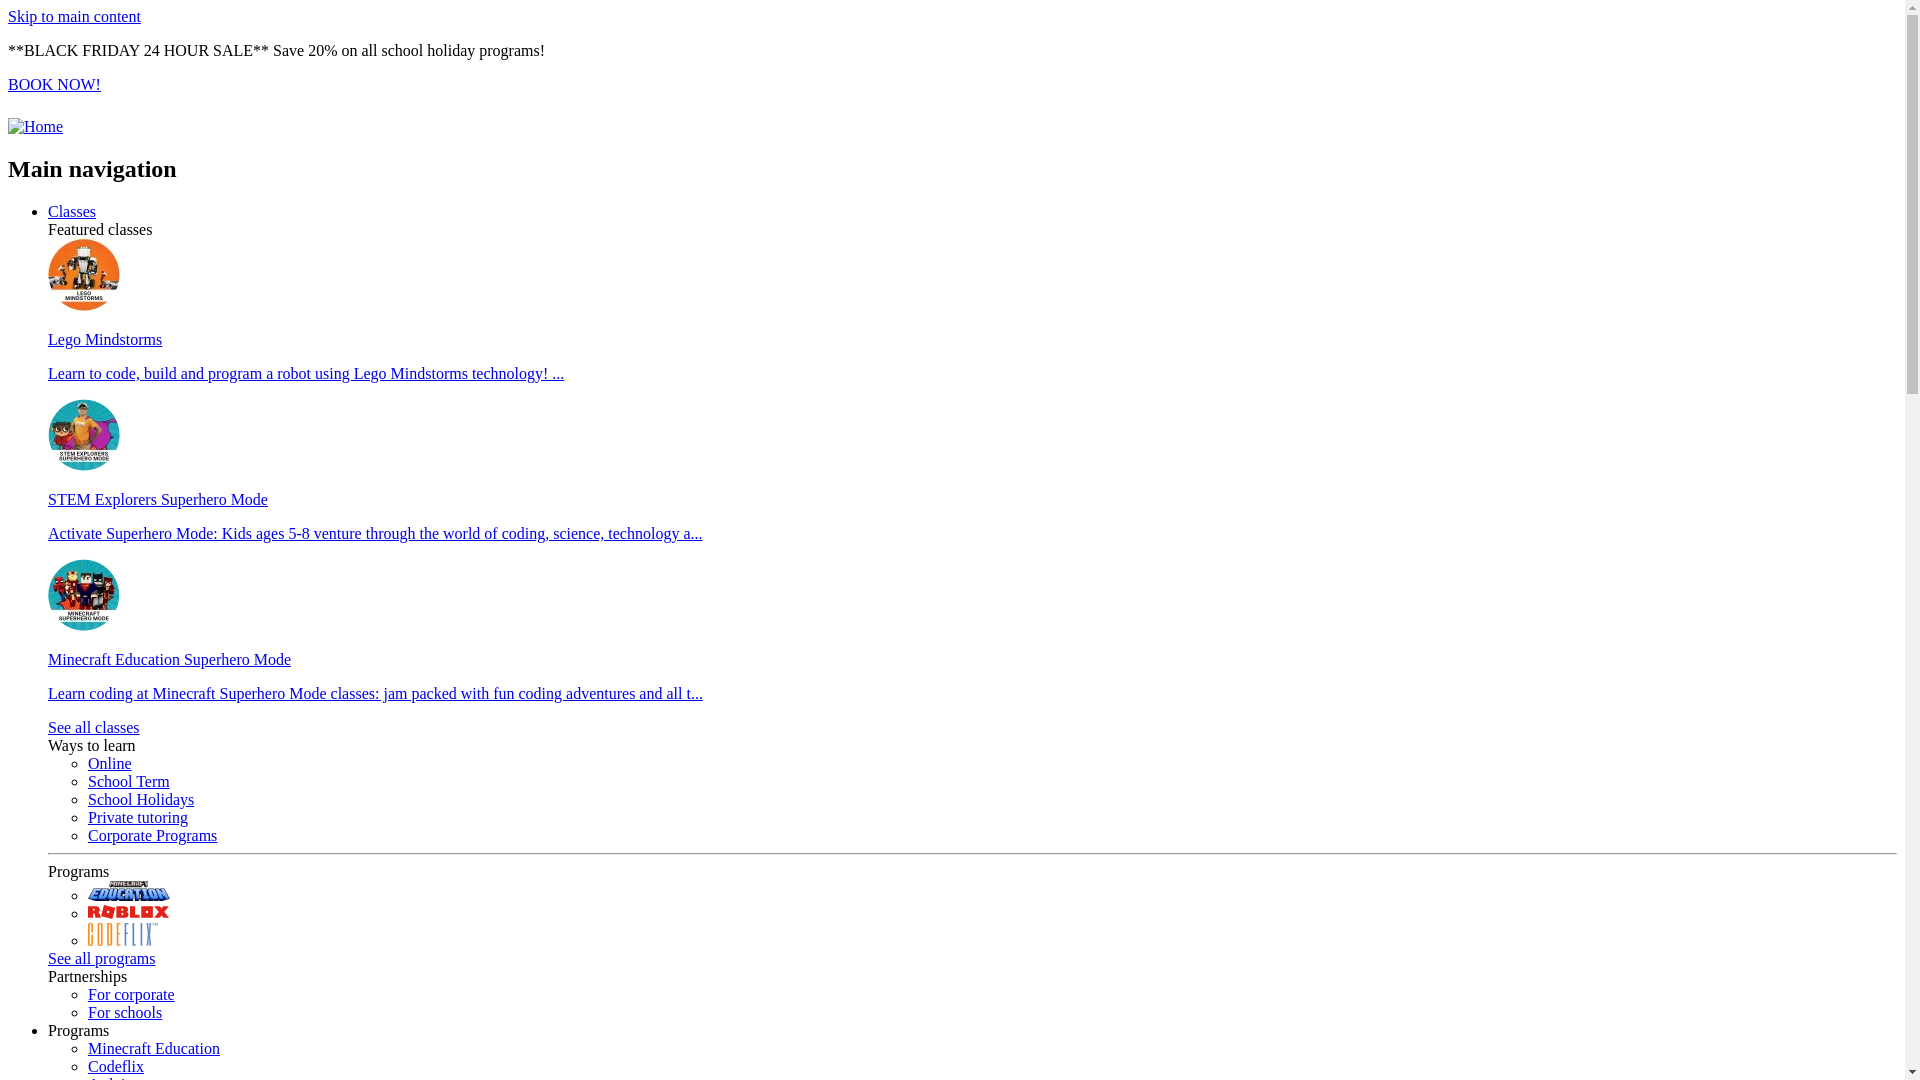 Image resolution: width=1920 pixels, height=1080 pixels. Describe the element at coordinates (128, 780) in the screenshot. I see `'School Term'` at that location.